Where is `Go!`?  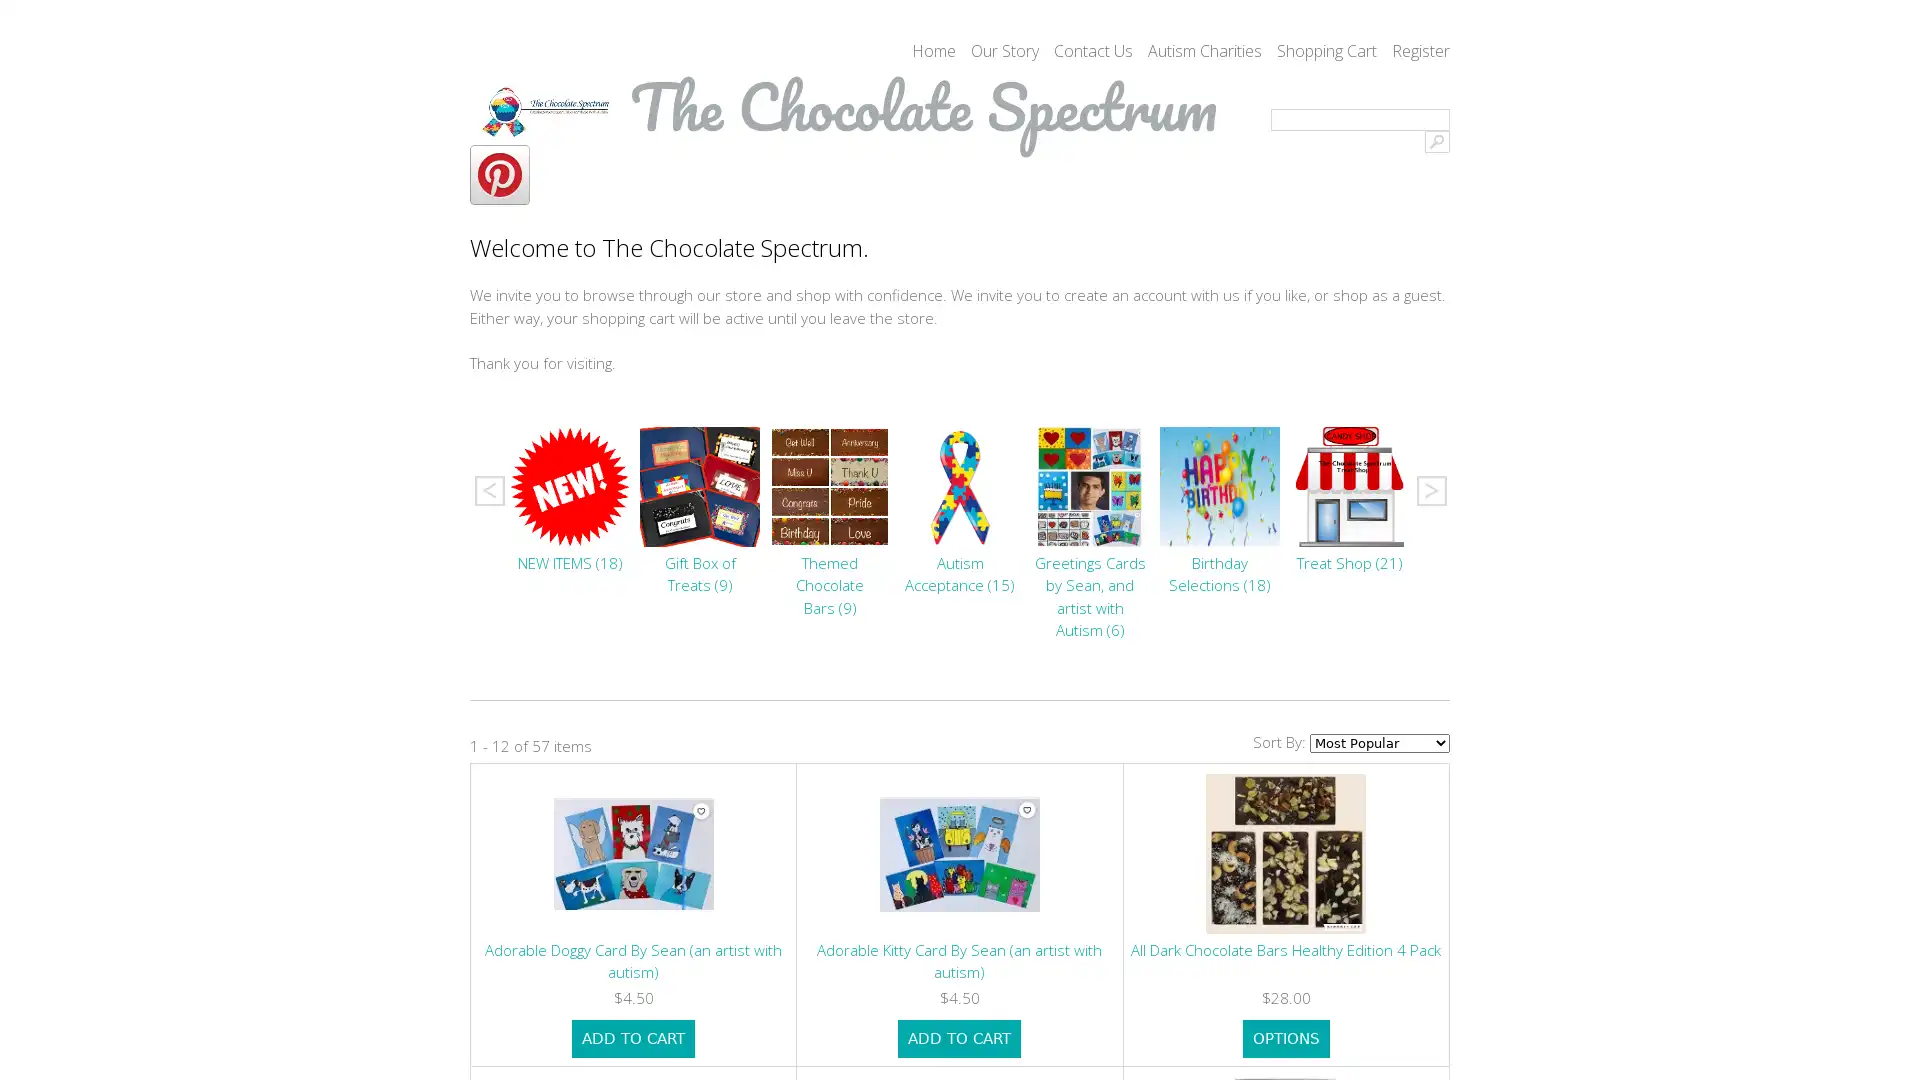
Go! is located at coordinates (1436, 141).